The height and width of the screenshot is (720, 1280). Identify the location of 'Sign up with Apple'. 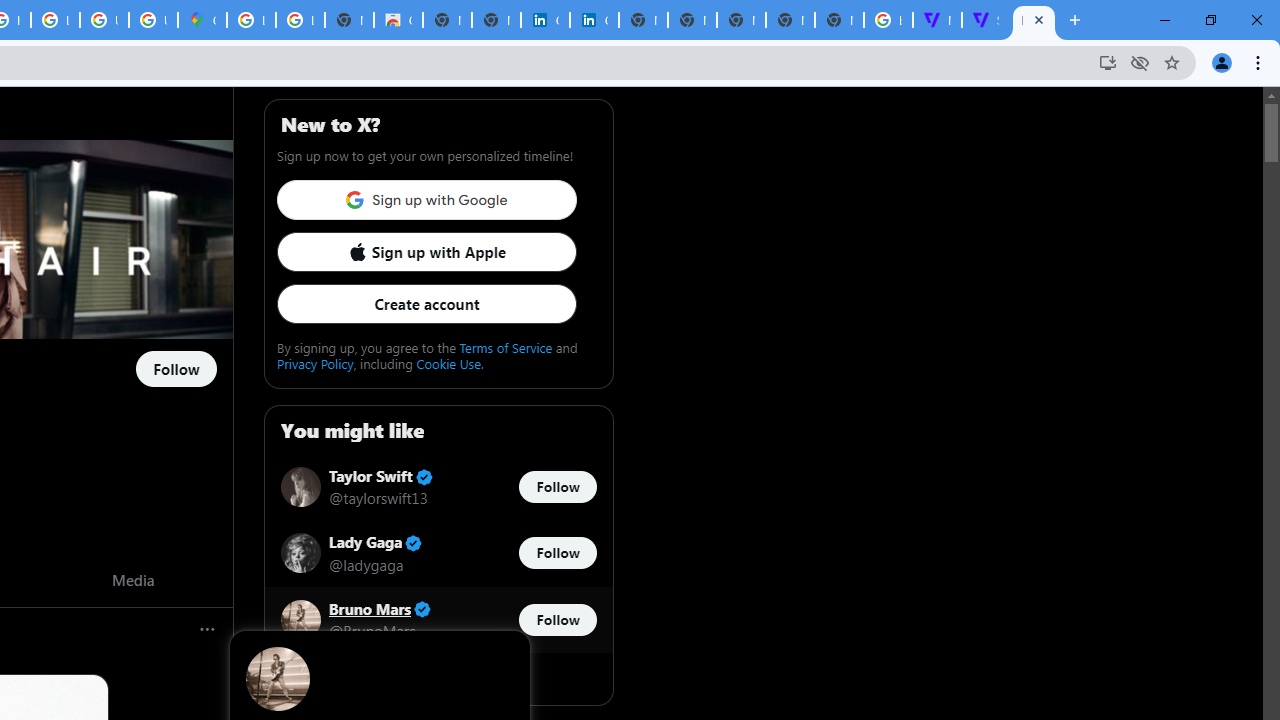
(425, 250).